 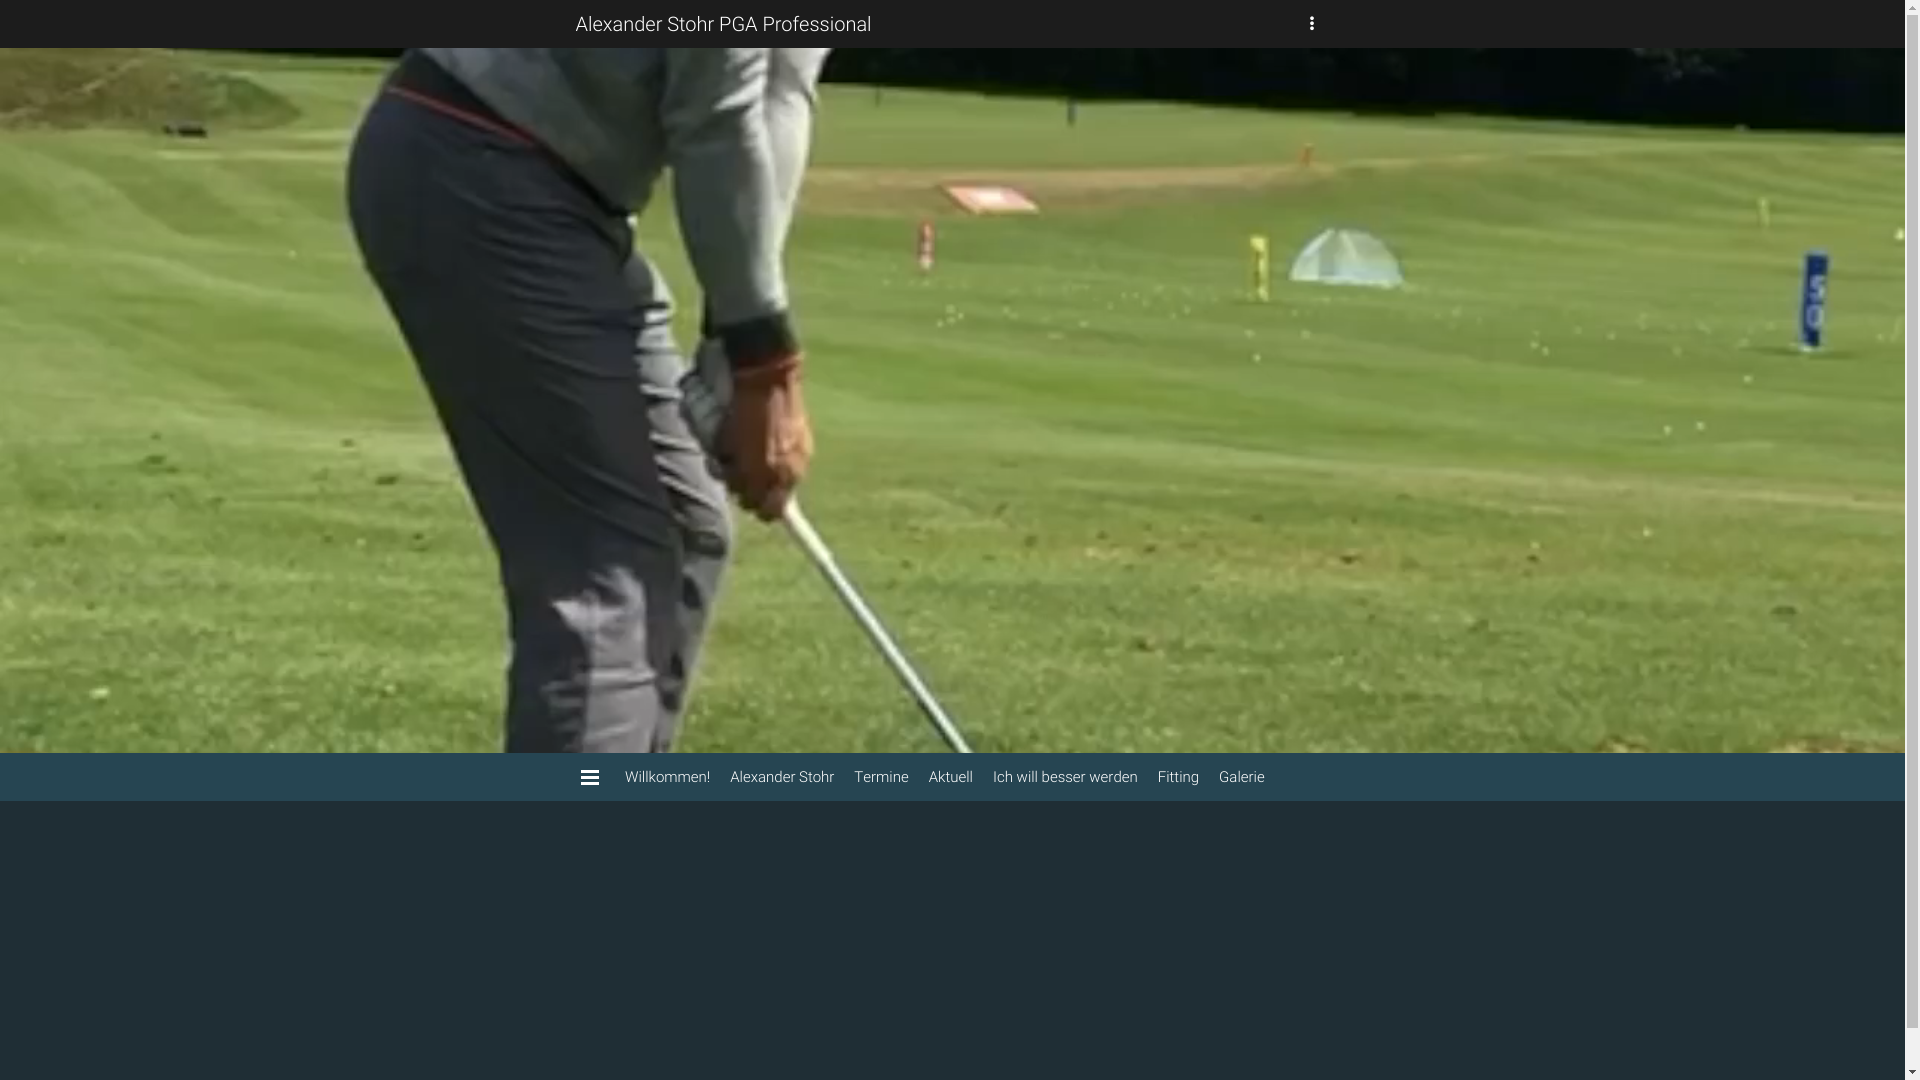 I want to click on 'Termine', so click(x=880, y=775).